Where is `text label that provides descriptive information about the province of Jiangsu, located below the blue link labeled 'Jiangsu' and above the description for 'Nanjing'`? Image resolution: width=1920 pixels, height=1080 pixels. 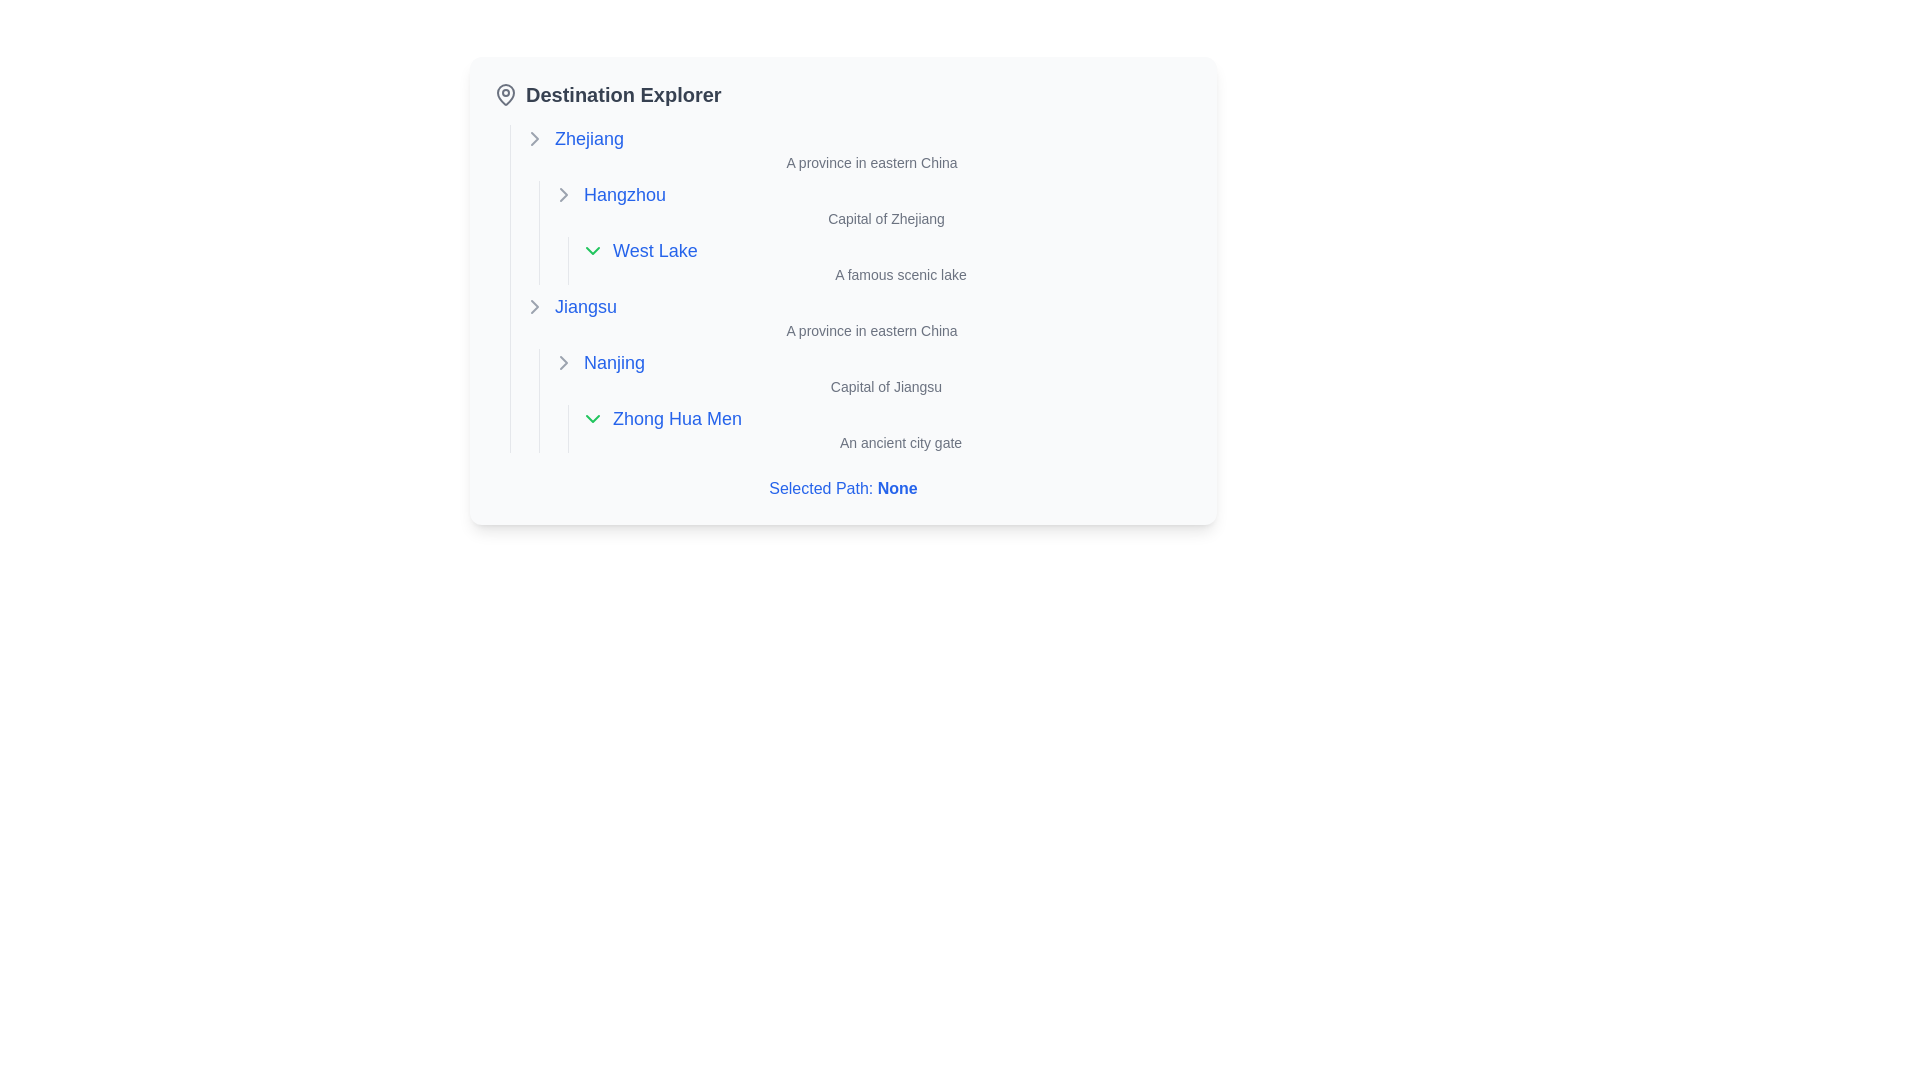 text label that provides descriptive information about the province of Jiangsu, located below the blue link labeled 'Jiangsu' and above the description for 'Nanjing' is located at coordinates (858, 330).